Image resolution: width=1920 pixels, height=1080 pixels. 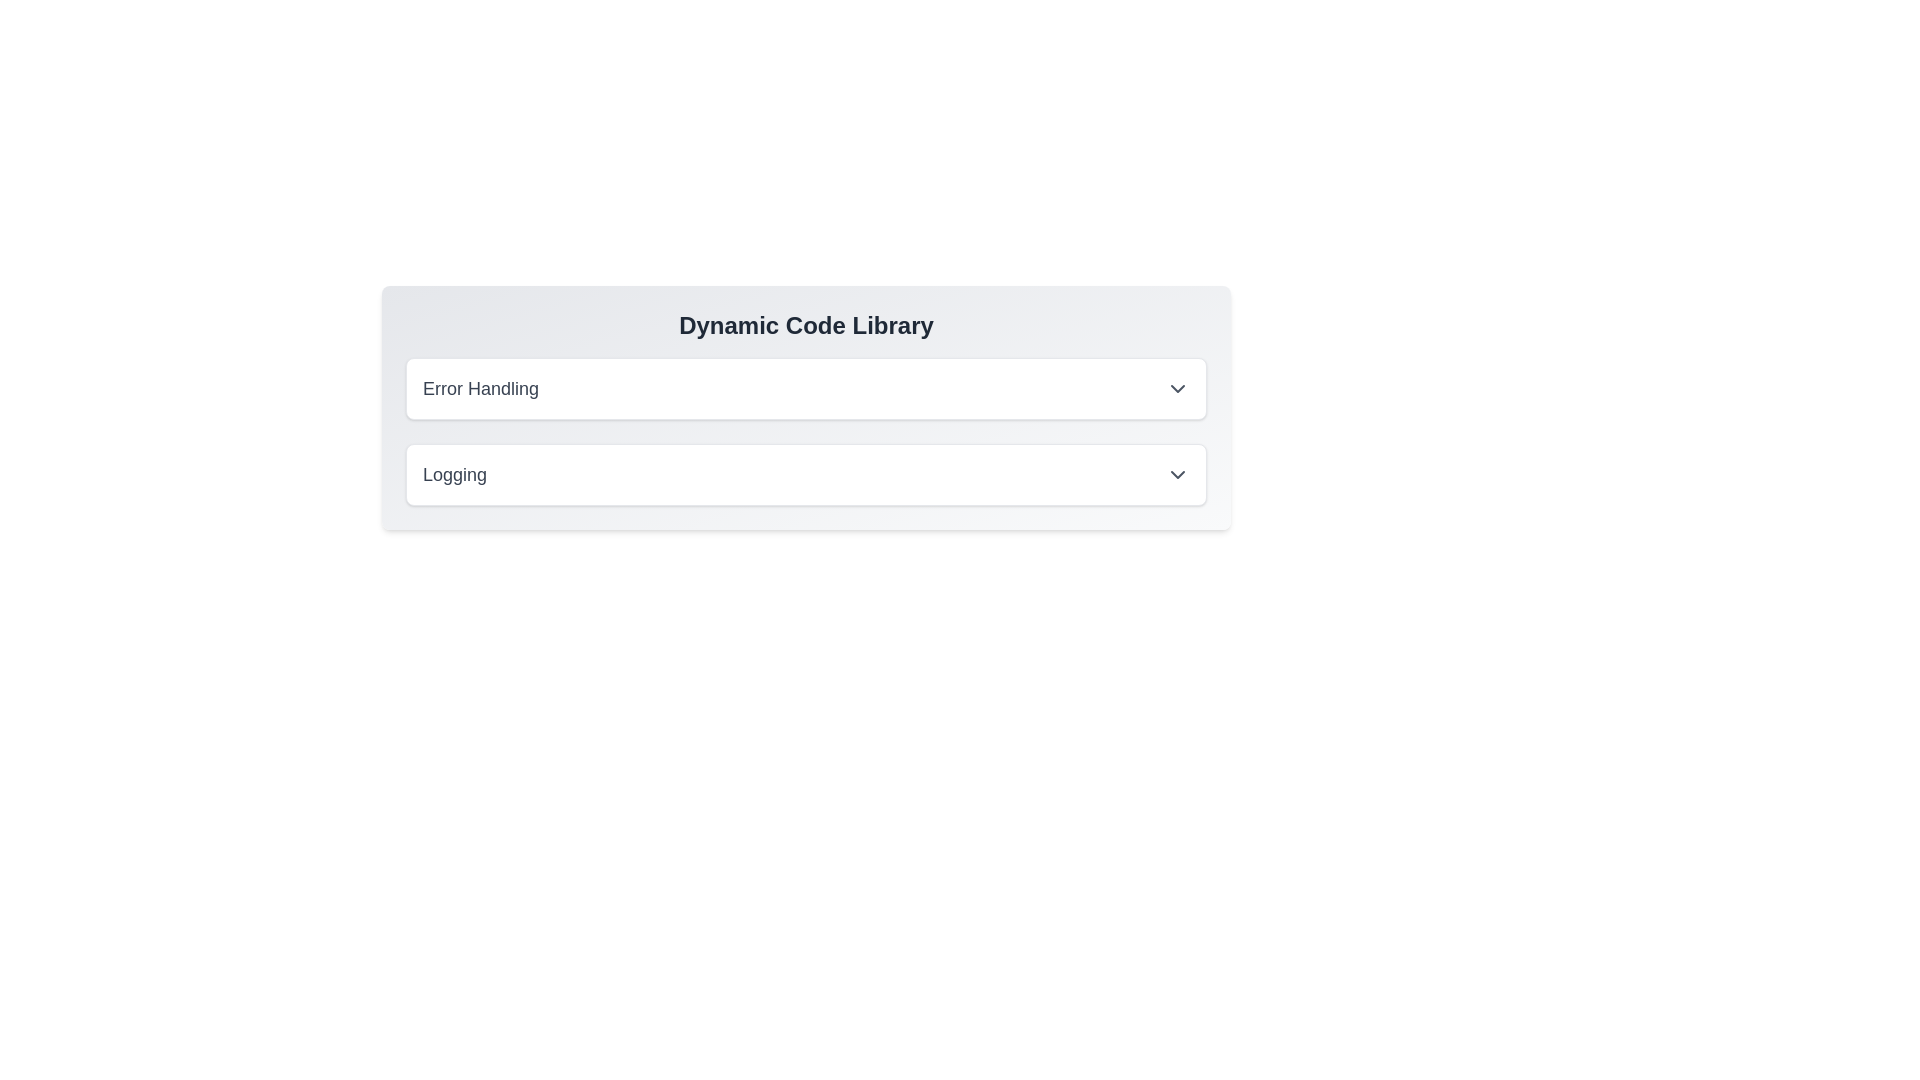 What do you see at coordinates (1177, 389) in the screenshot?
I see `the Dropdown toggle icon located on the right side of the 'Error Handling' label` at bounding box center [1177, 389].